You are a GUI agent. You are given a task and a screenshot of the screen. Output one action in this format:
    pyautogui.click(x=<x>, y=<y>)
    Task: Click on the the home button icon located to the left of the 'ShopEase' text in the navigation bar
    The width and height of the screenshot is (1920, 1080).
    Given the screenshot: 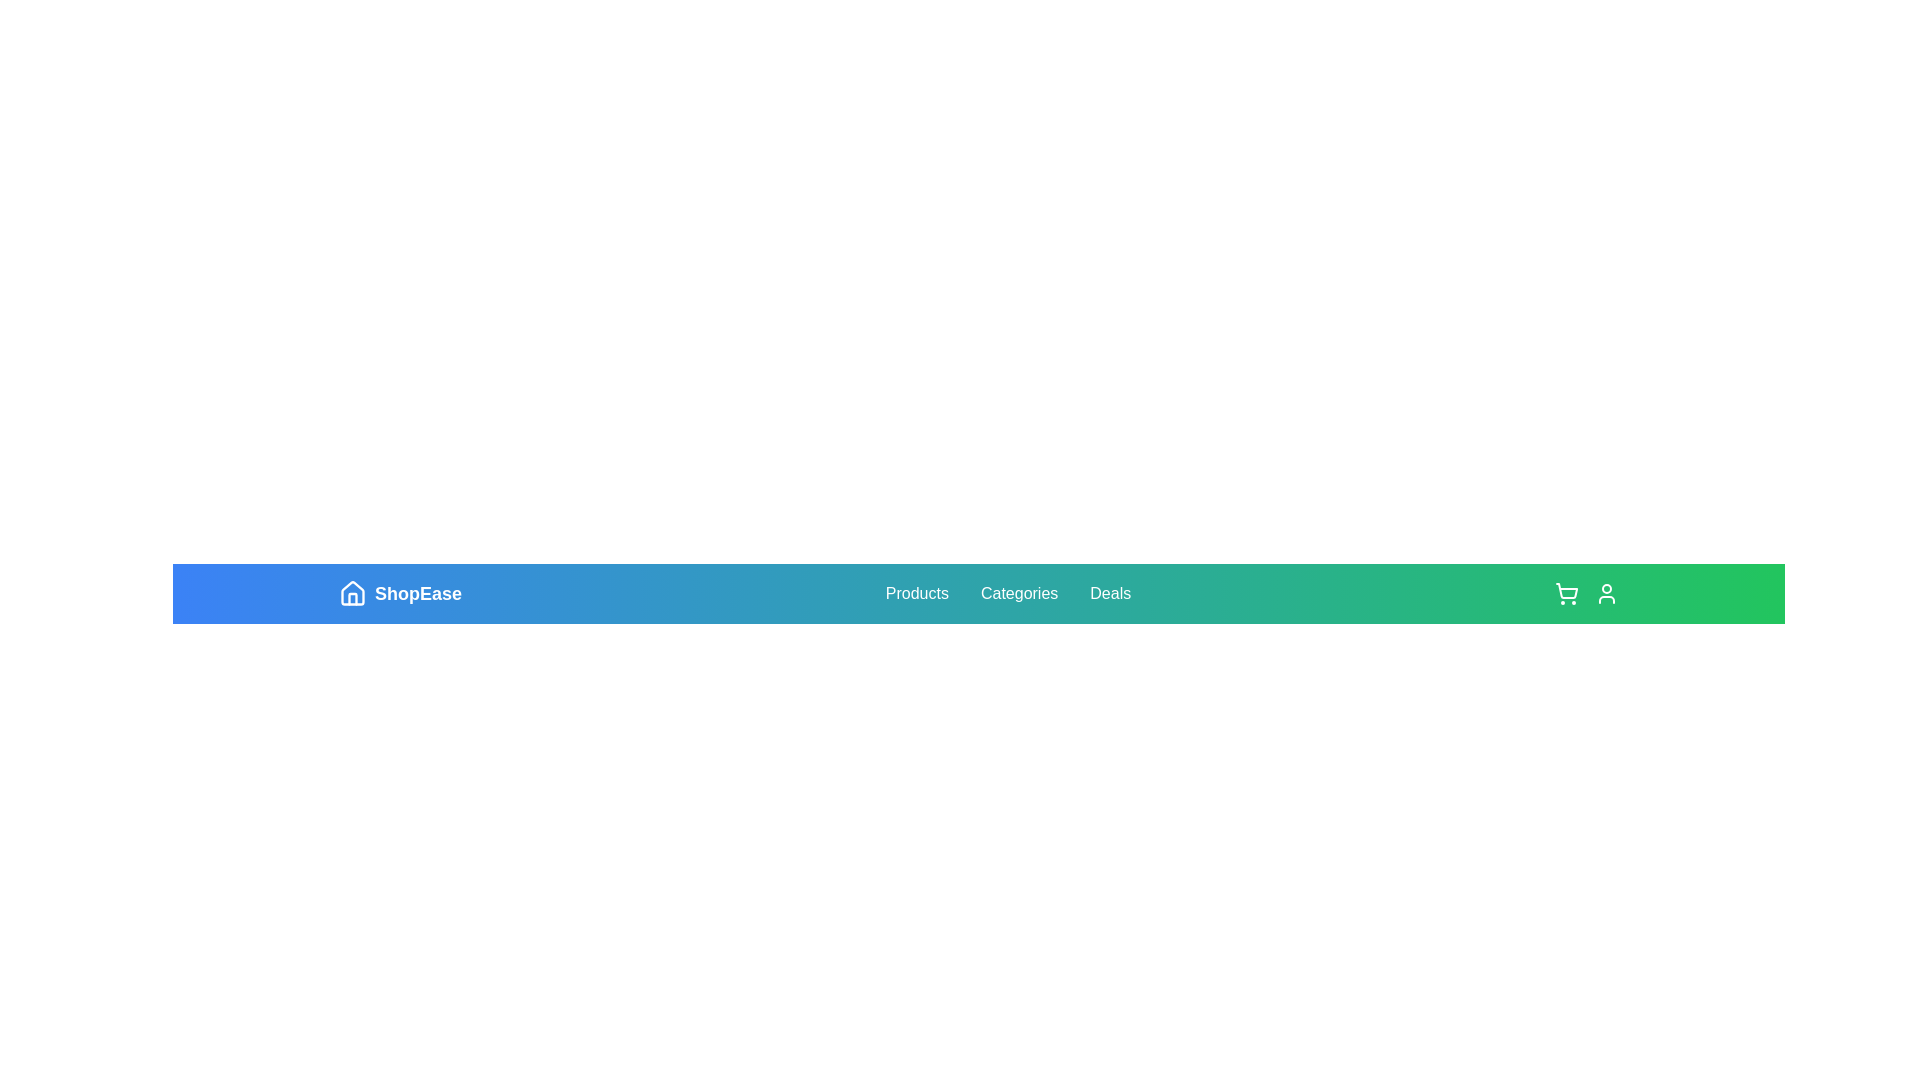 What is the action you would take?
    pyautogui.click(x=353, y=593)
    